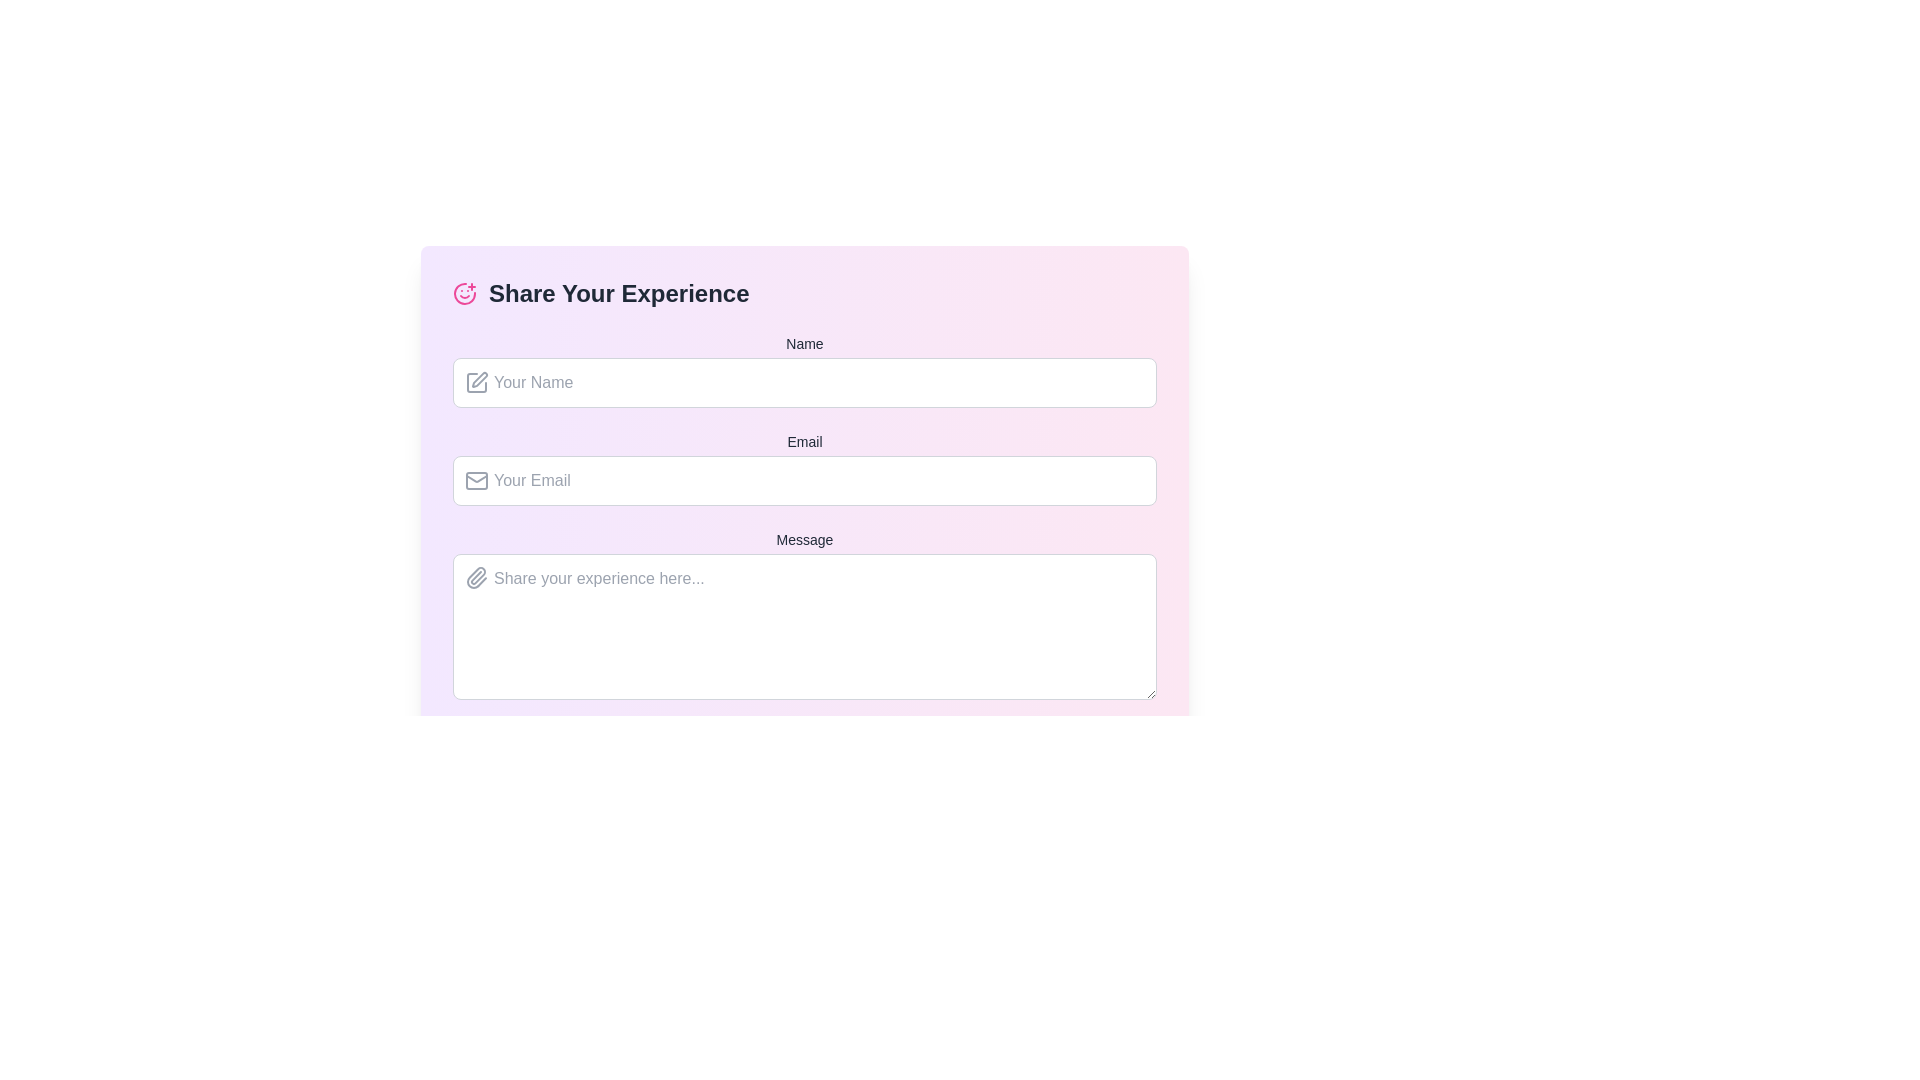  I want to click on the label indicating the email input field, which is positioned directly above the input field in the user feedback submission section, so click(805, 441).